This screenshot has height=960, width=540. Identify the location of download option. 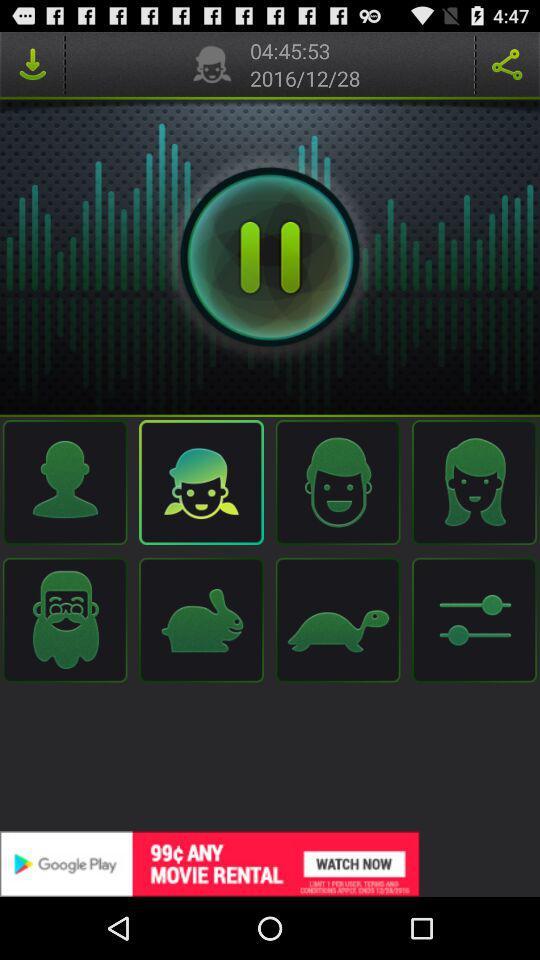
(31, 64).